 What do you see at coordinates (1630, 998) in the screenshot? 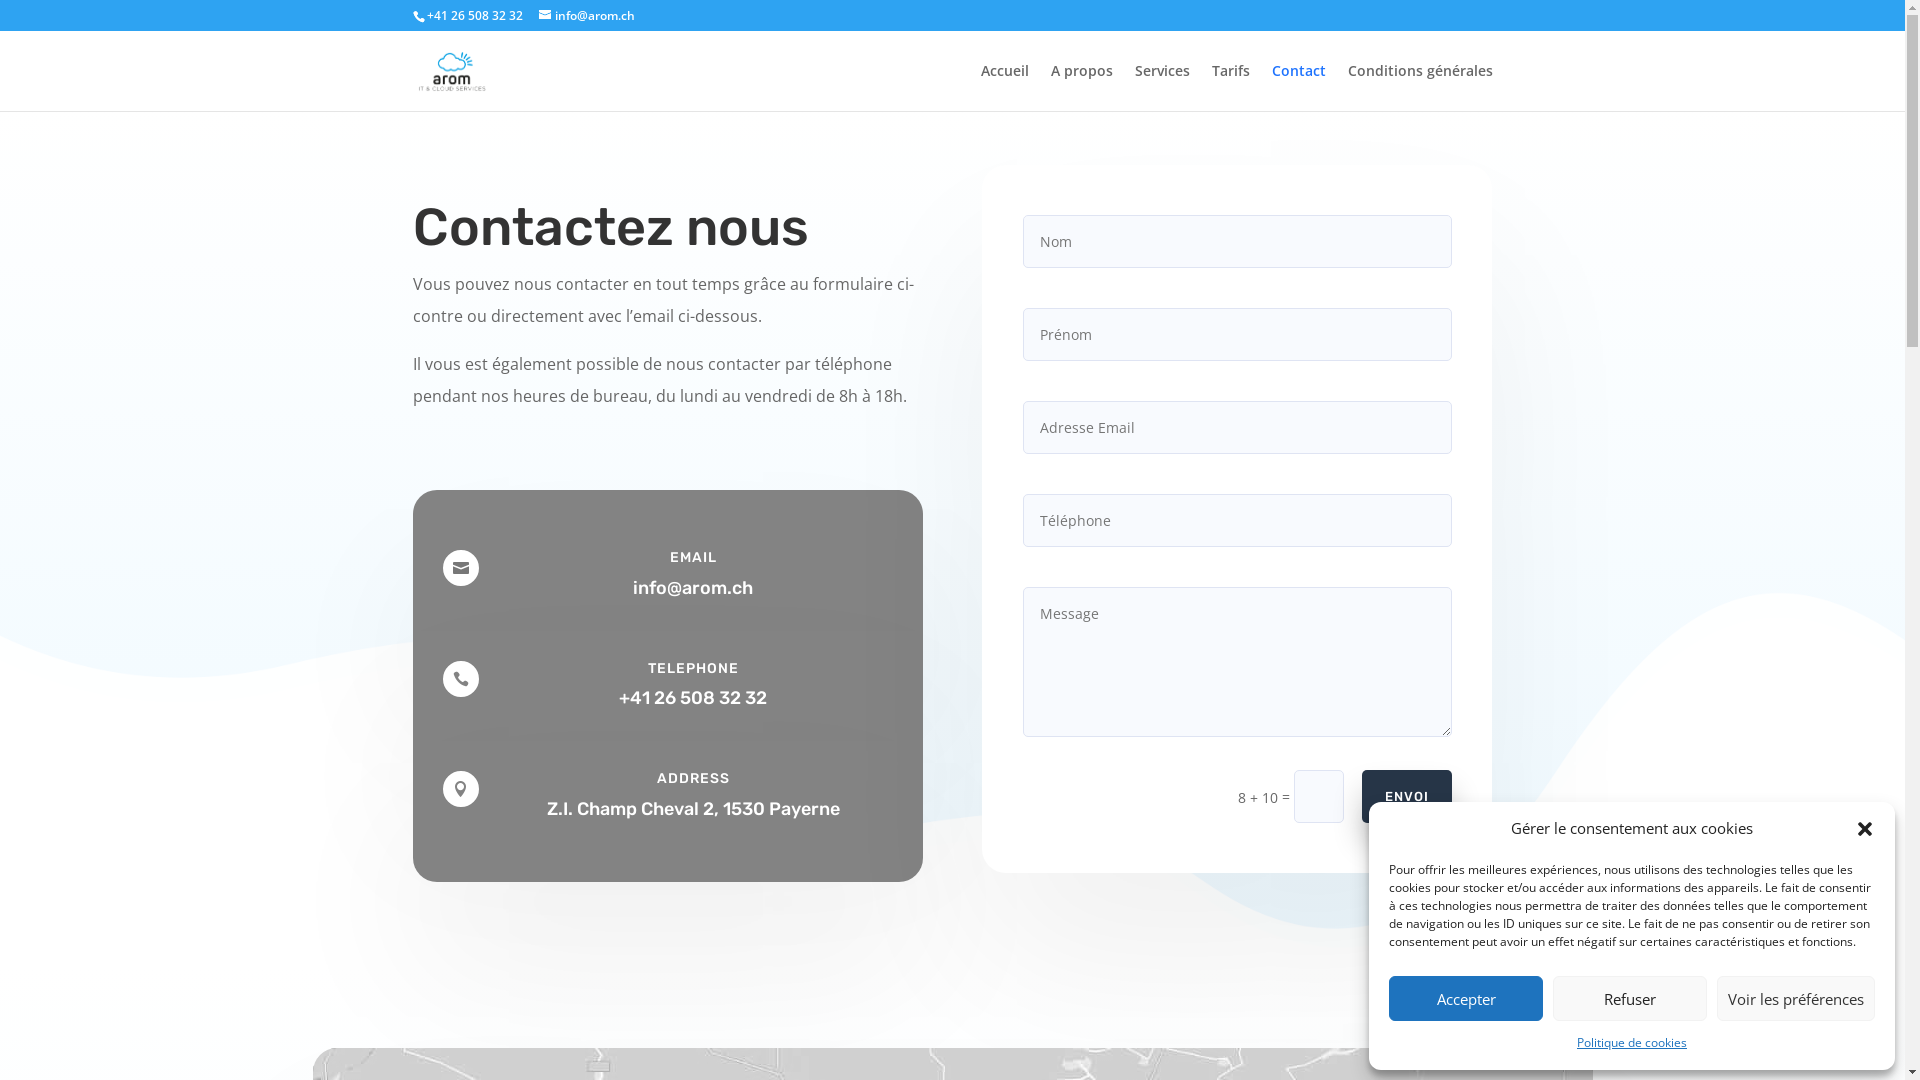
I see `'Refuser'` at bounding box center [1630, 998].